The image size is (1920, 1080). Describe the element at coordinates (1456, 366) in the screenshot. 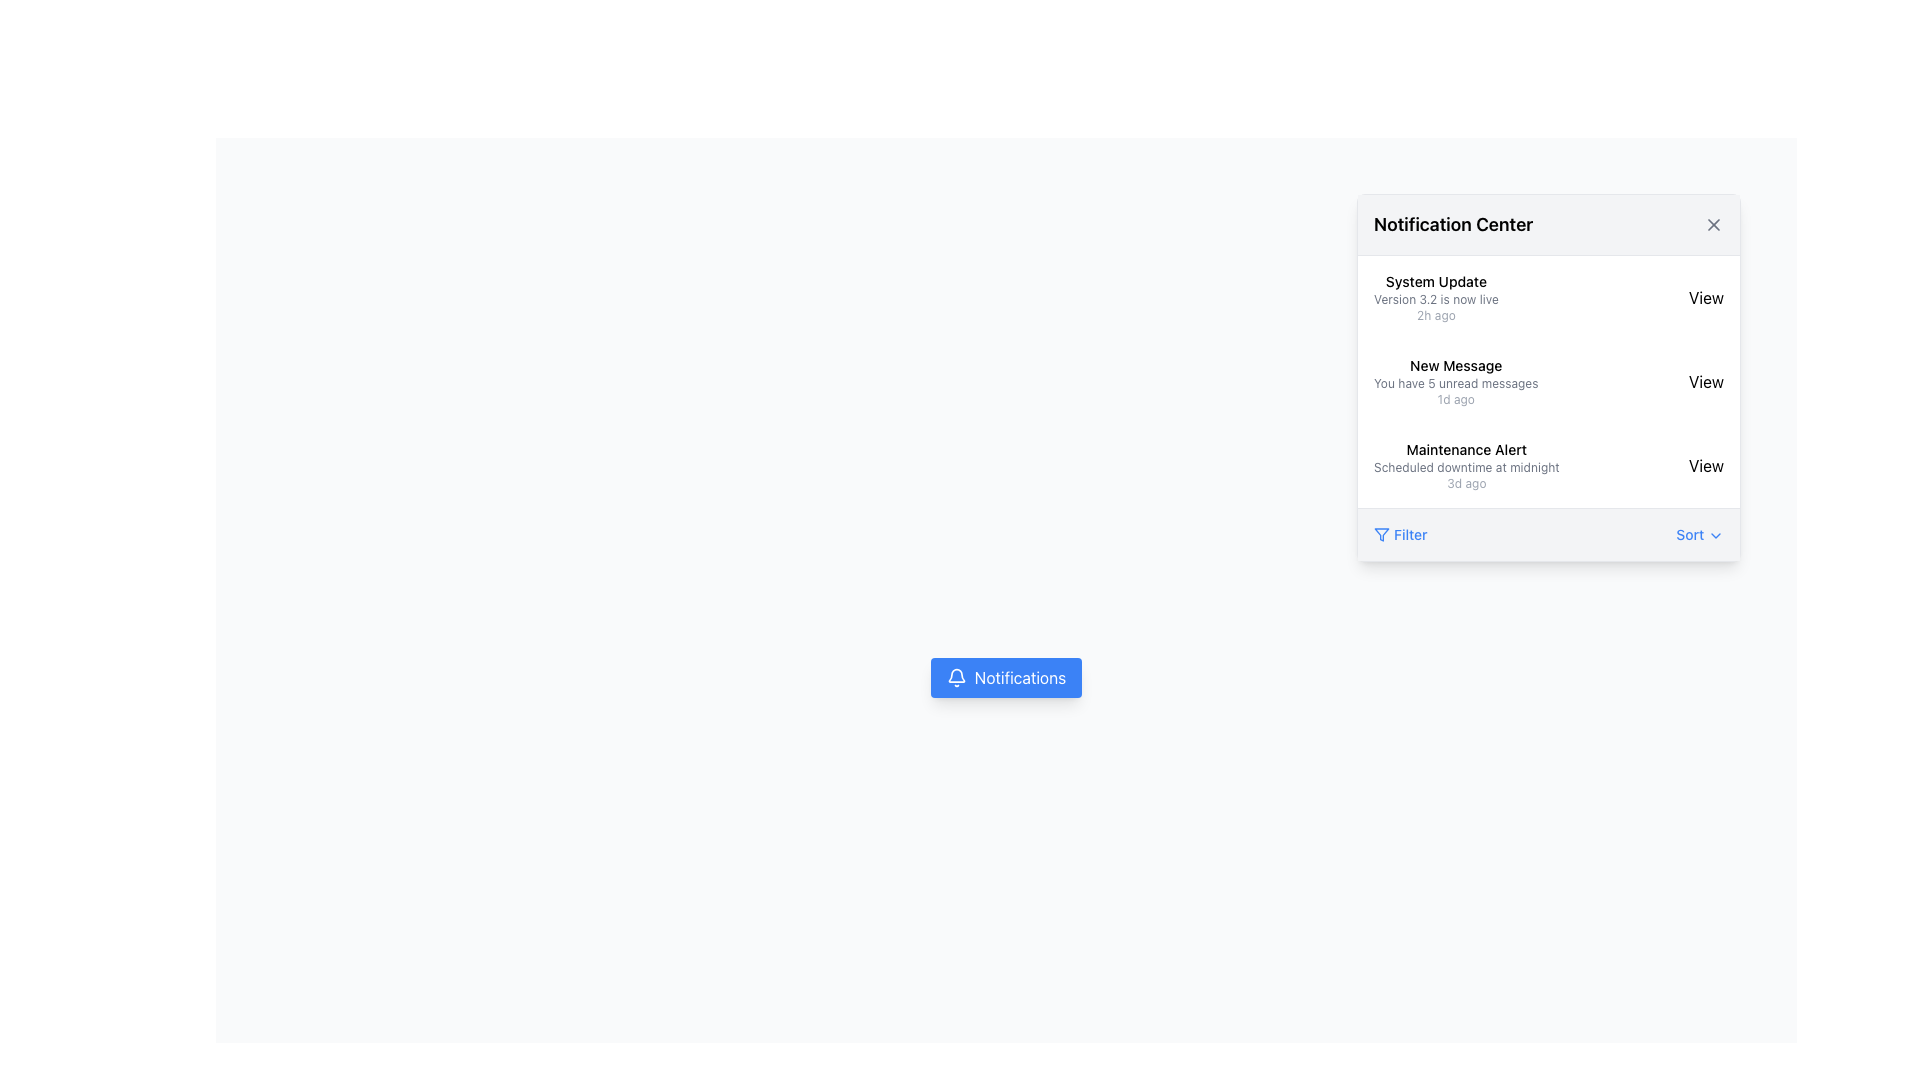

I see `the Text label that serves as the title for the second notification item in the notification center panel, which indicates a summary of its content` at that location.